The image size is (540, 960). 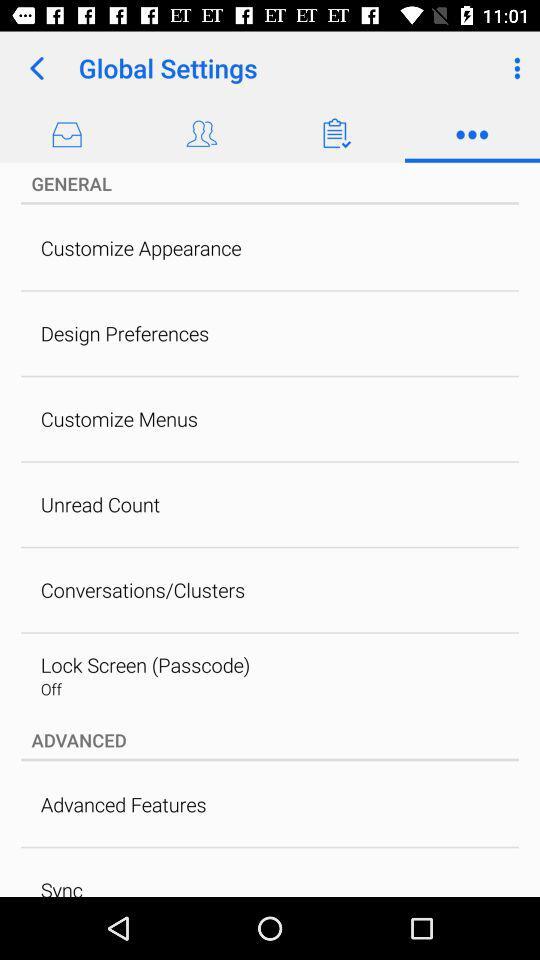 What do you see at coordinates (36, 68) in the screenshot?
I see `the item next to the global settings icon` at bounding box center [36, 68].